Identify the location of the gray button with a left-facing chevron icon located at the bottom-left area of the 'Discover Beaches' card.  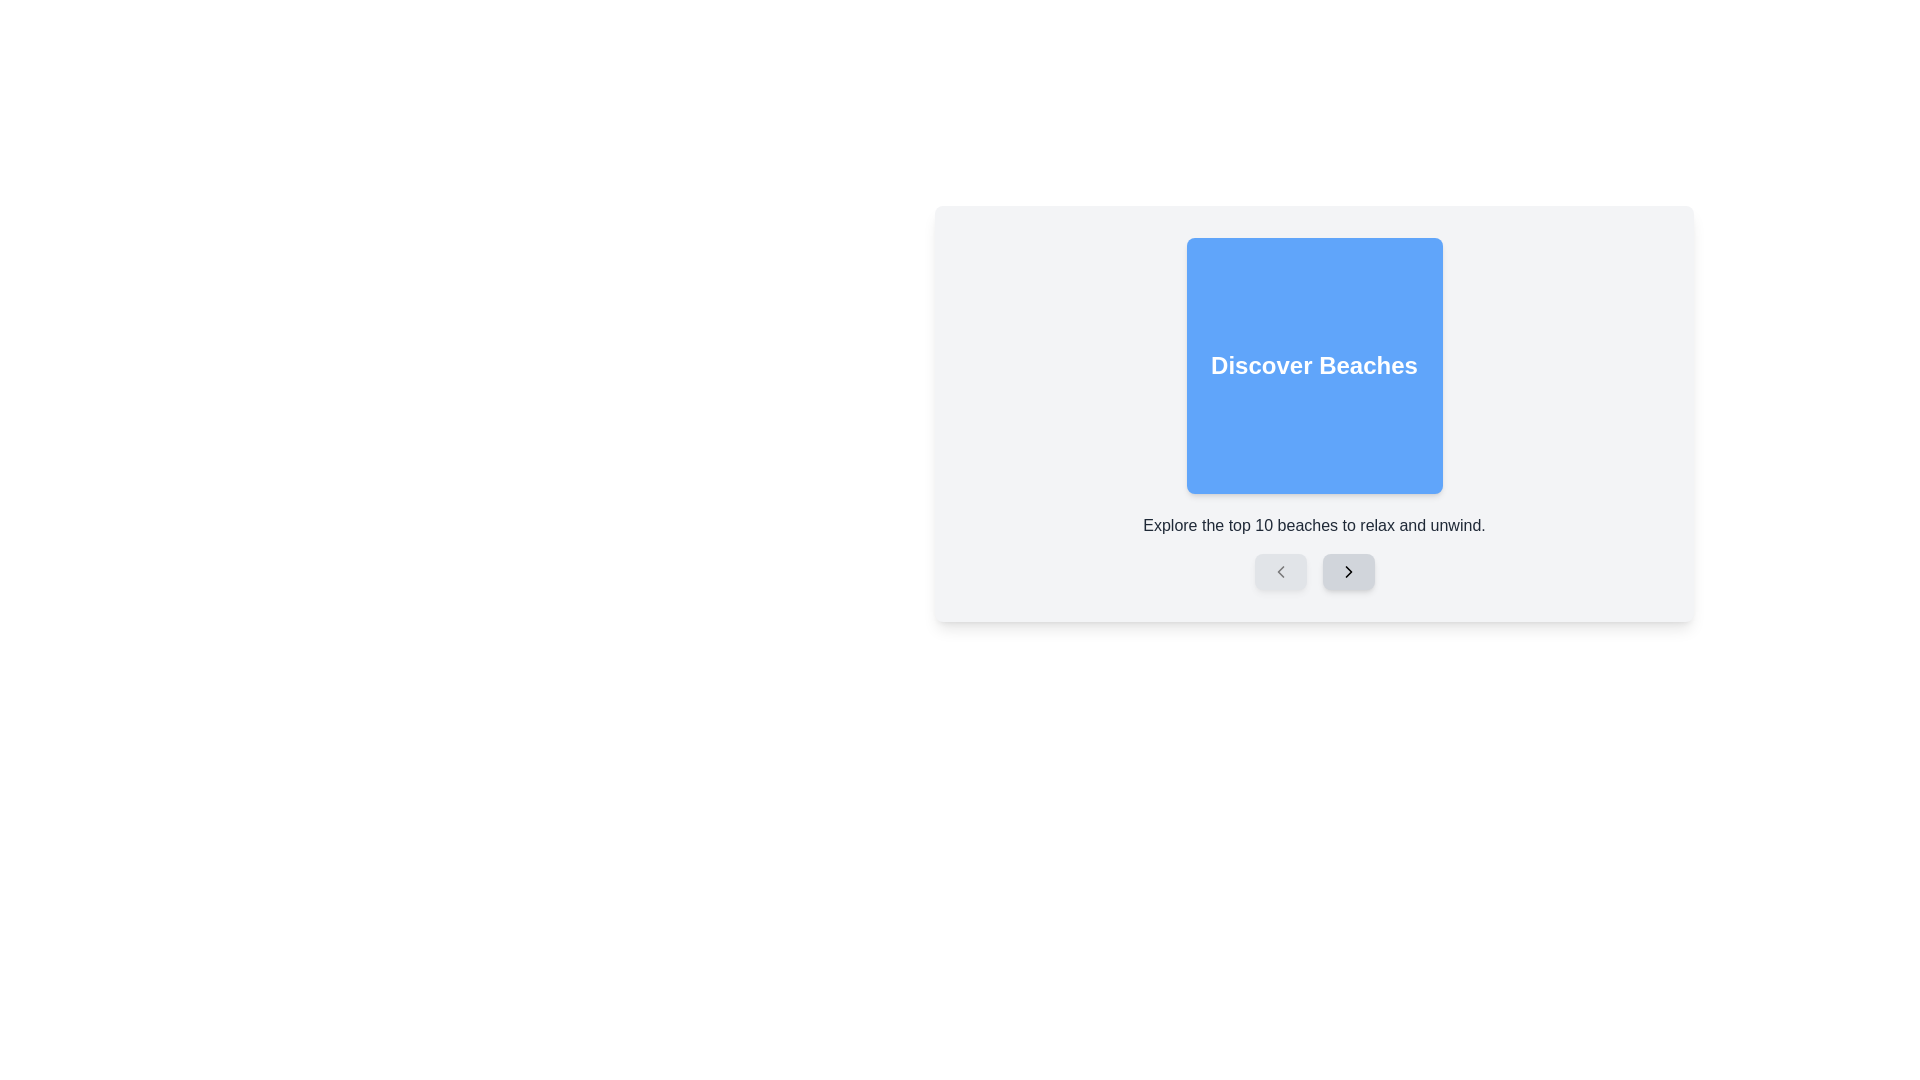
(1280, 571).